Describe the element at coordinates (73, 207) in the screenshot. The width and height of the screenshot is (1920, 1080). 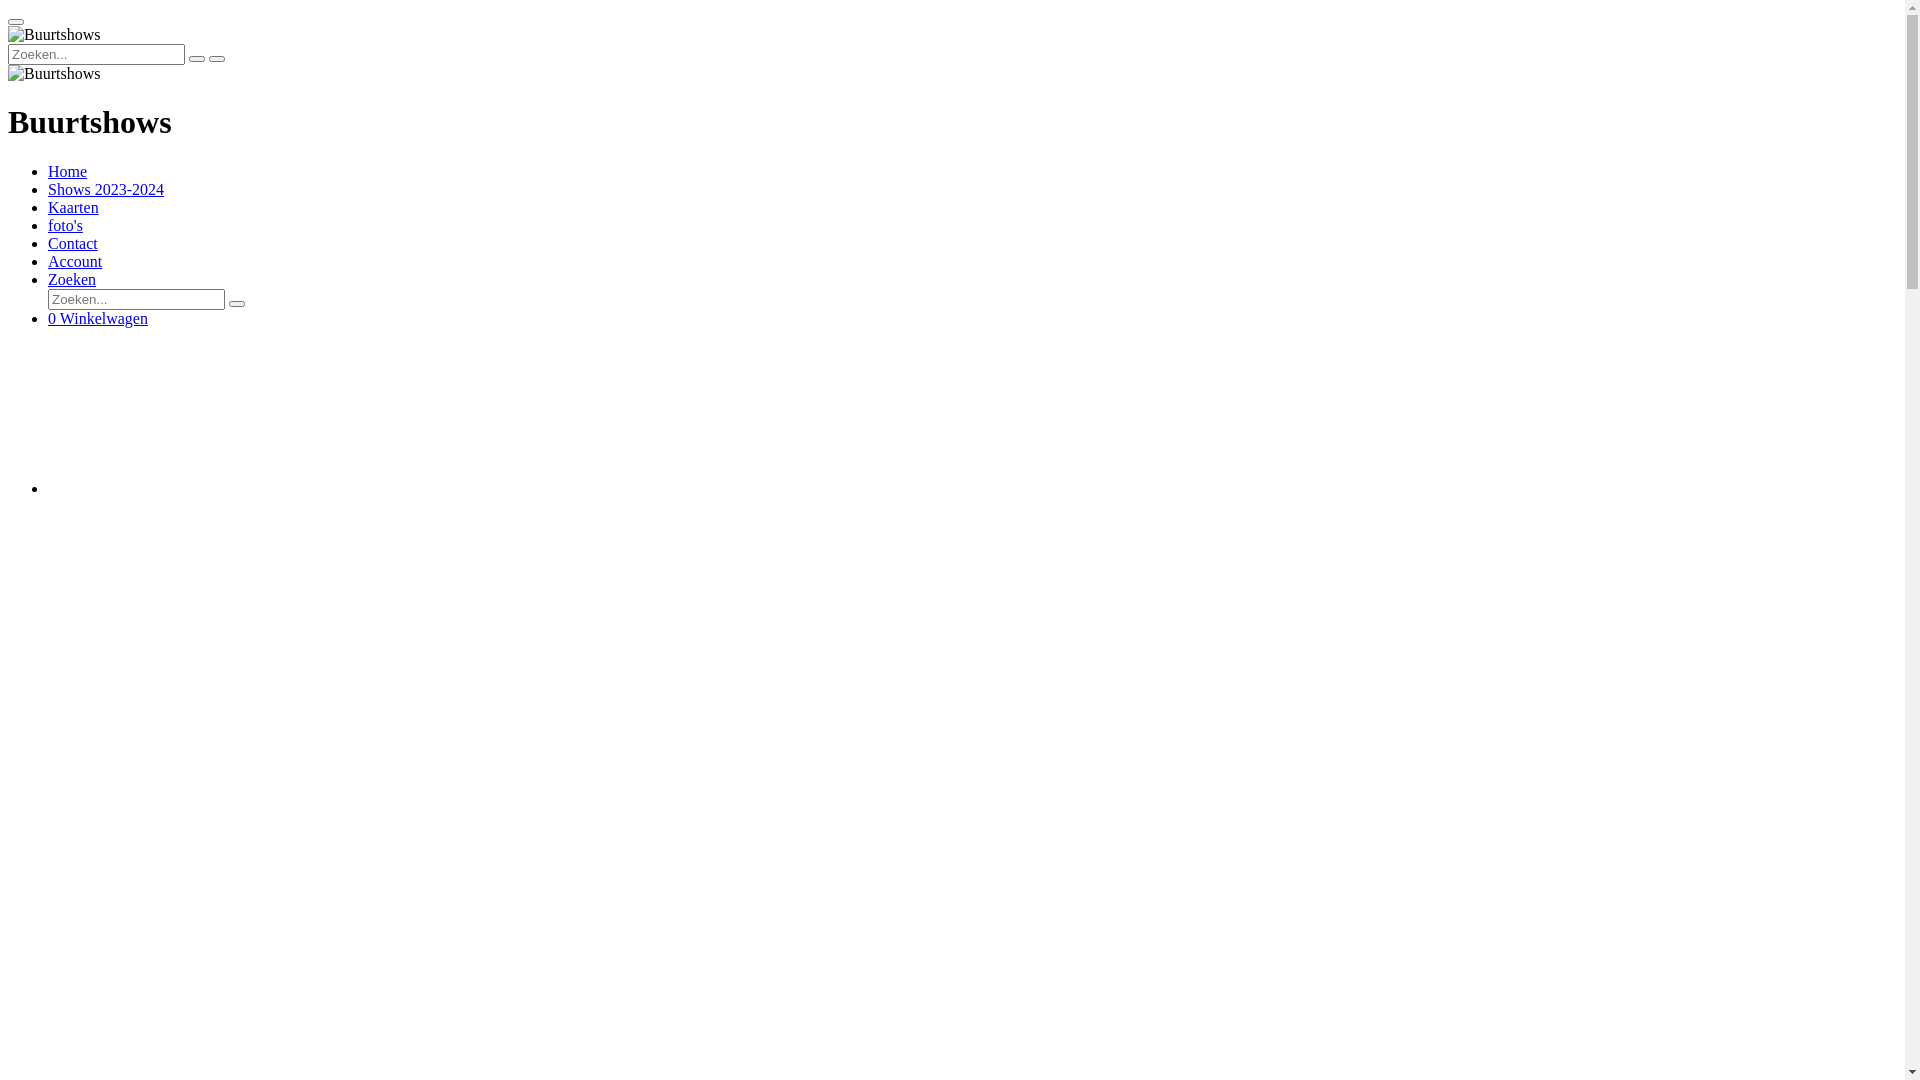
I see `'Kaarten'` at that location.